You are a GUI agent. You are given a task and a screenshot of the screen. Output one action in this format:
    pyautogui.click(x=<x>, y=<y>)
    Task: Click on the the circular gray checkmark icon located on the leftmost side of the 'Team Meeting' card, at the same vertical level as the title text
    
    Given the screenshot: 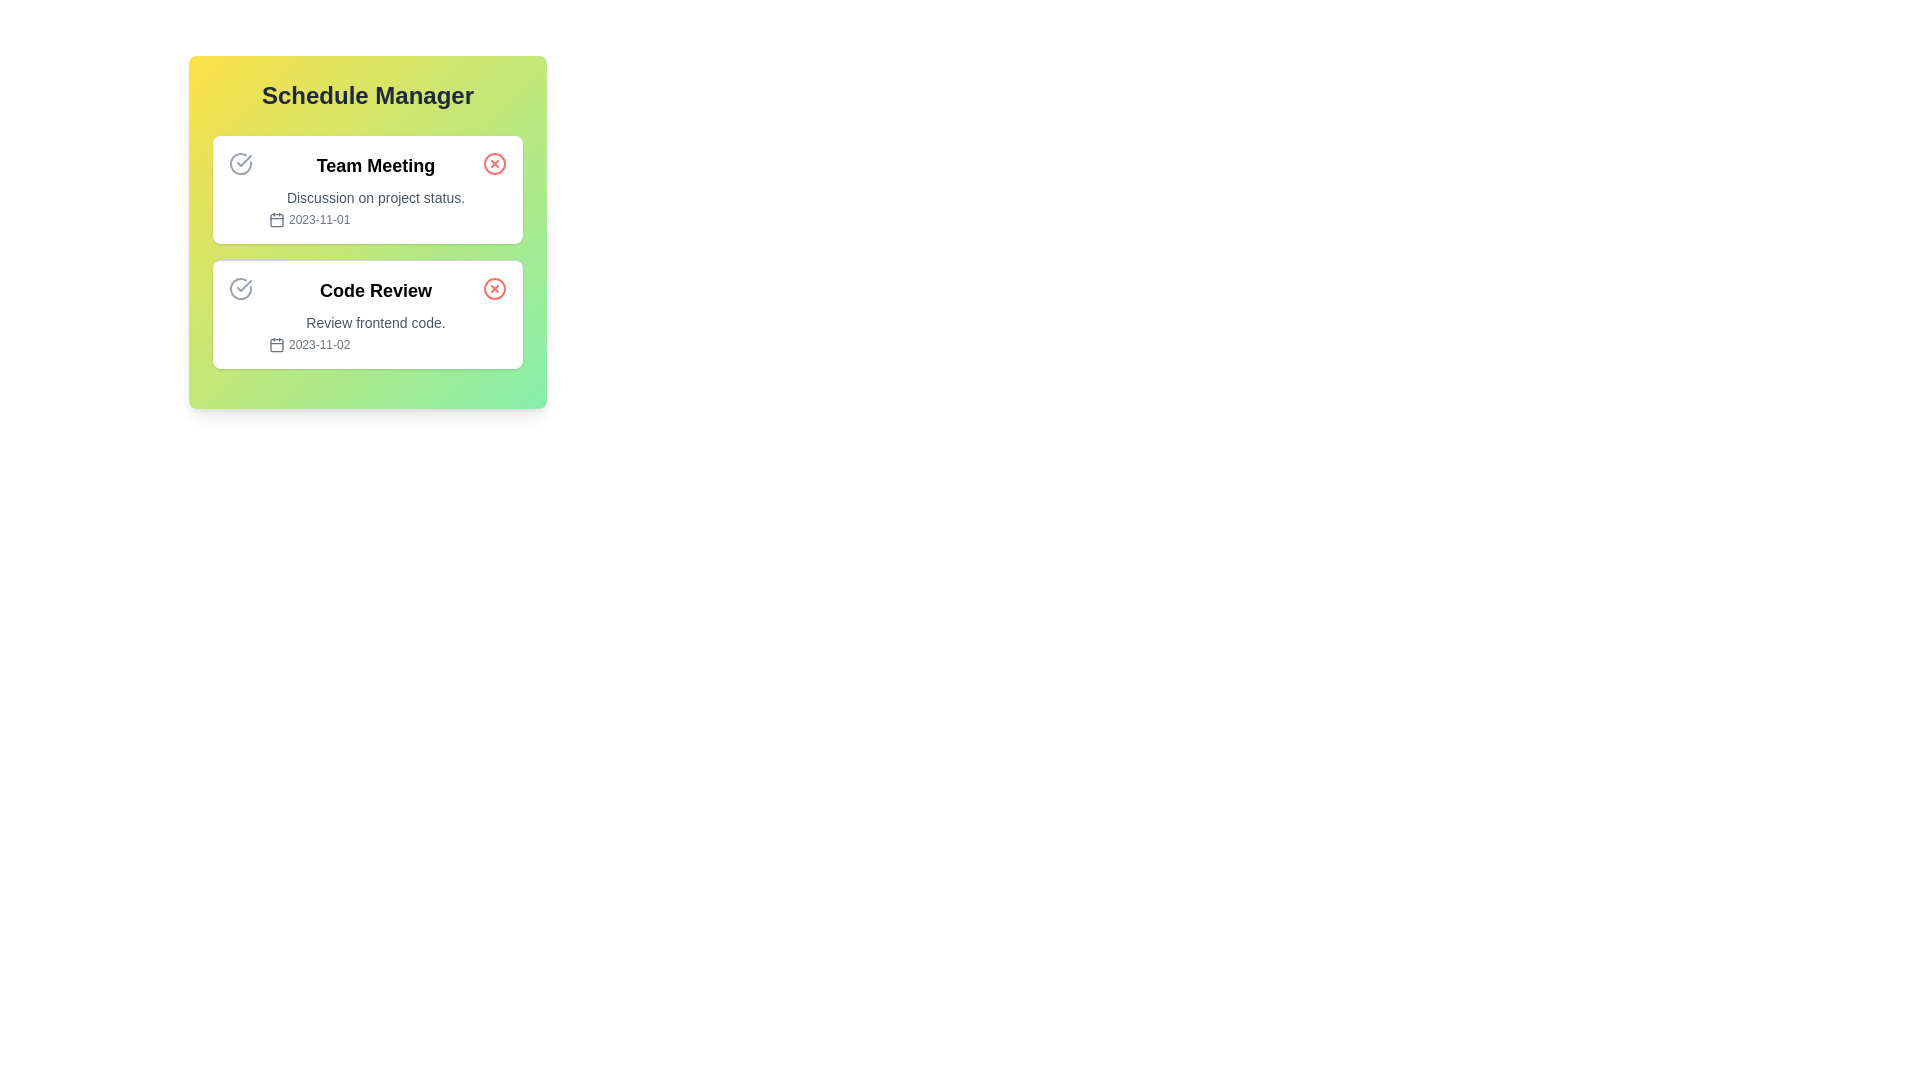 What is the action you would take?
    pyautogui.click(x=240, y=163)
    